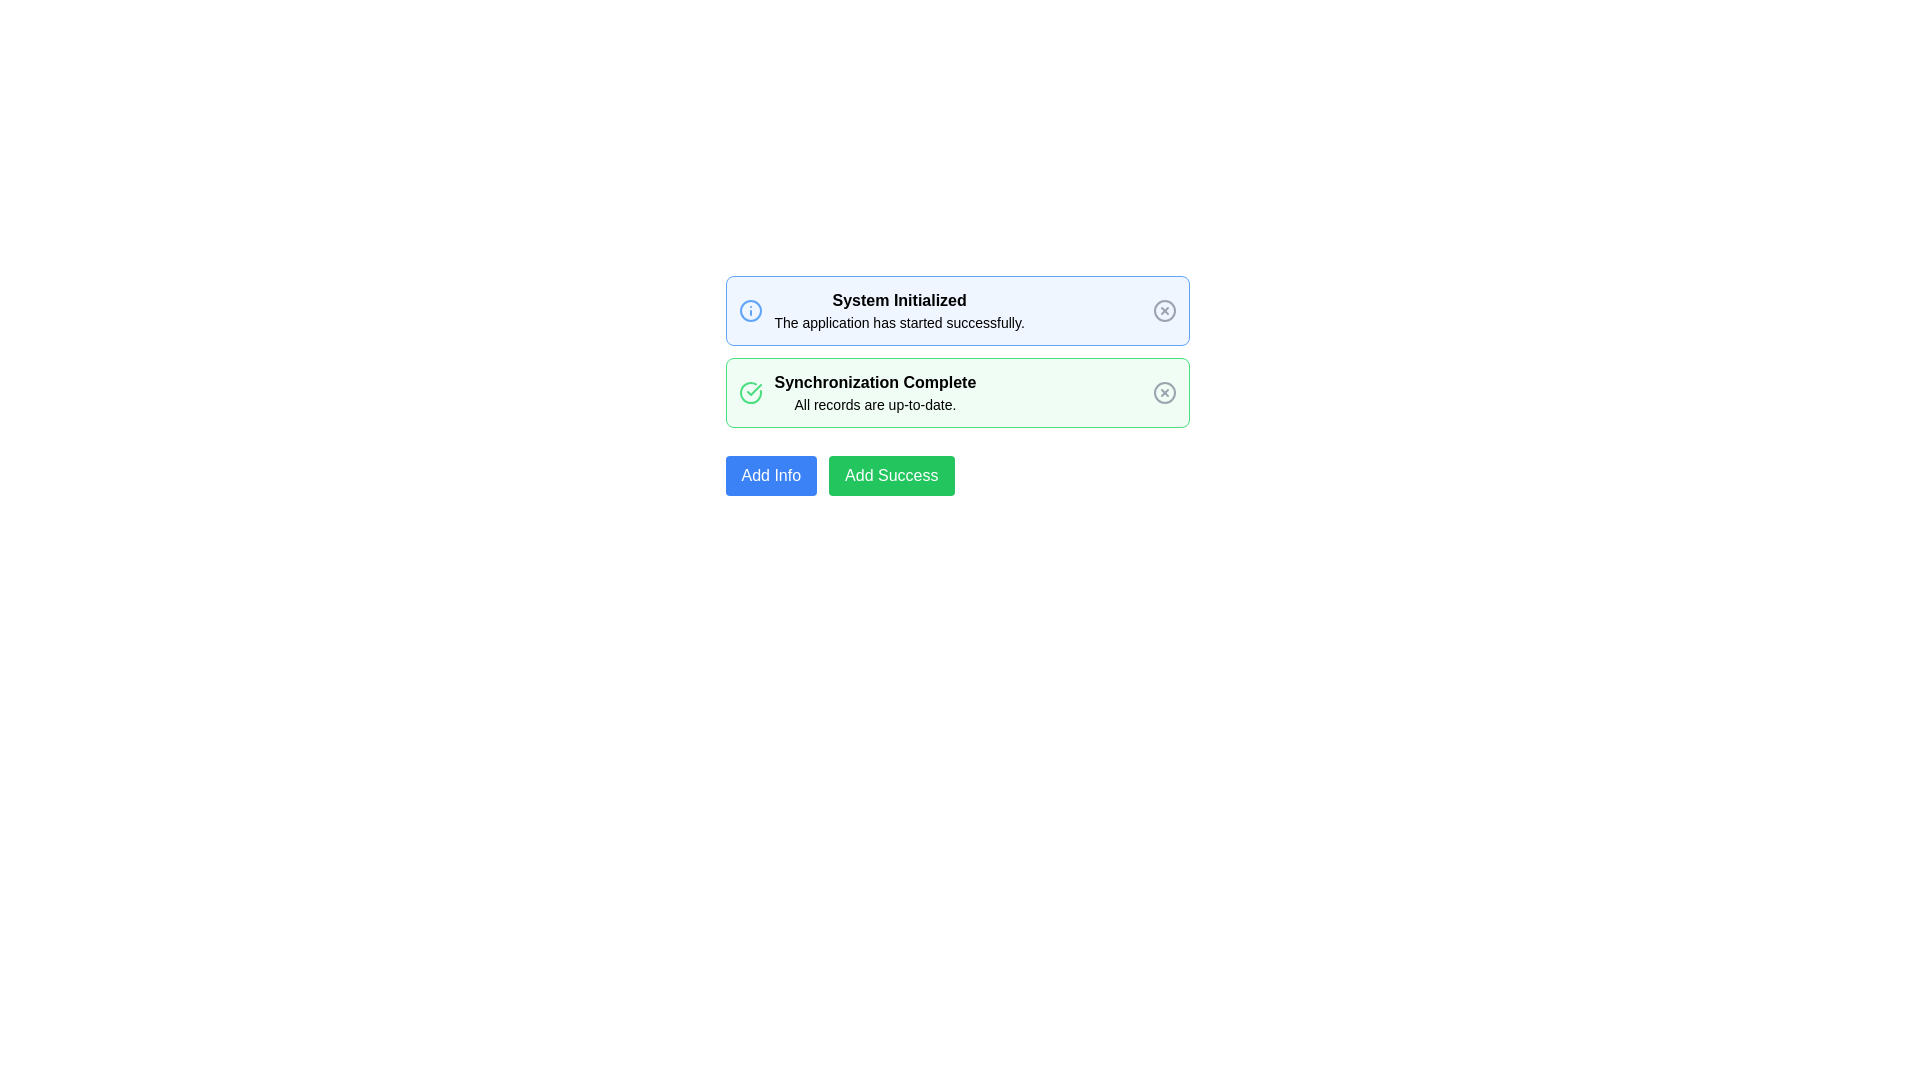  I want to click on the circular icon with a green outline and a checkmark symbol located to the left of the 'Synchronization Complete' text in the notification card, so click(749, 393).